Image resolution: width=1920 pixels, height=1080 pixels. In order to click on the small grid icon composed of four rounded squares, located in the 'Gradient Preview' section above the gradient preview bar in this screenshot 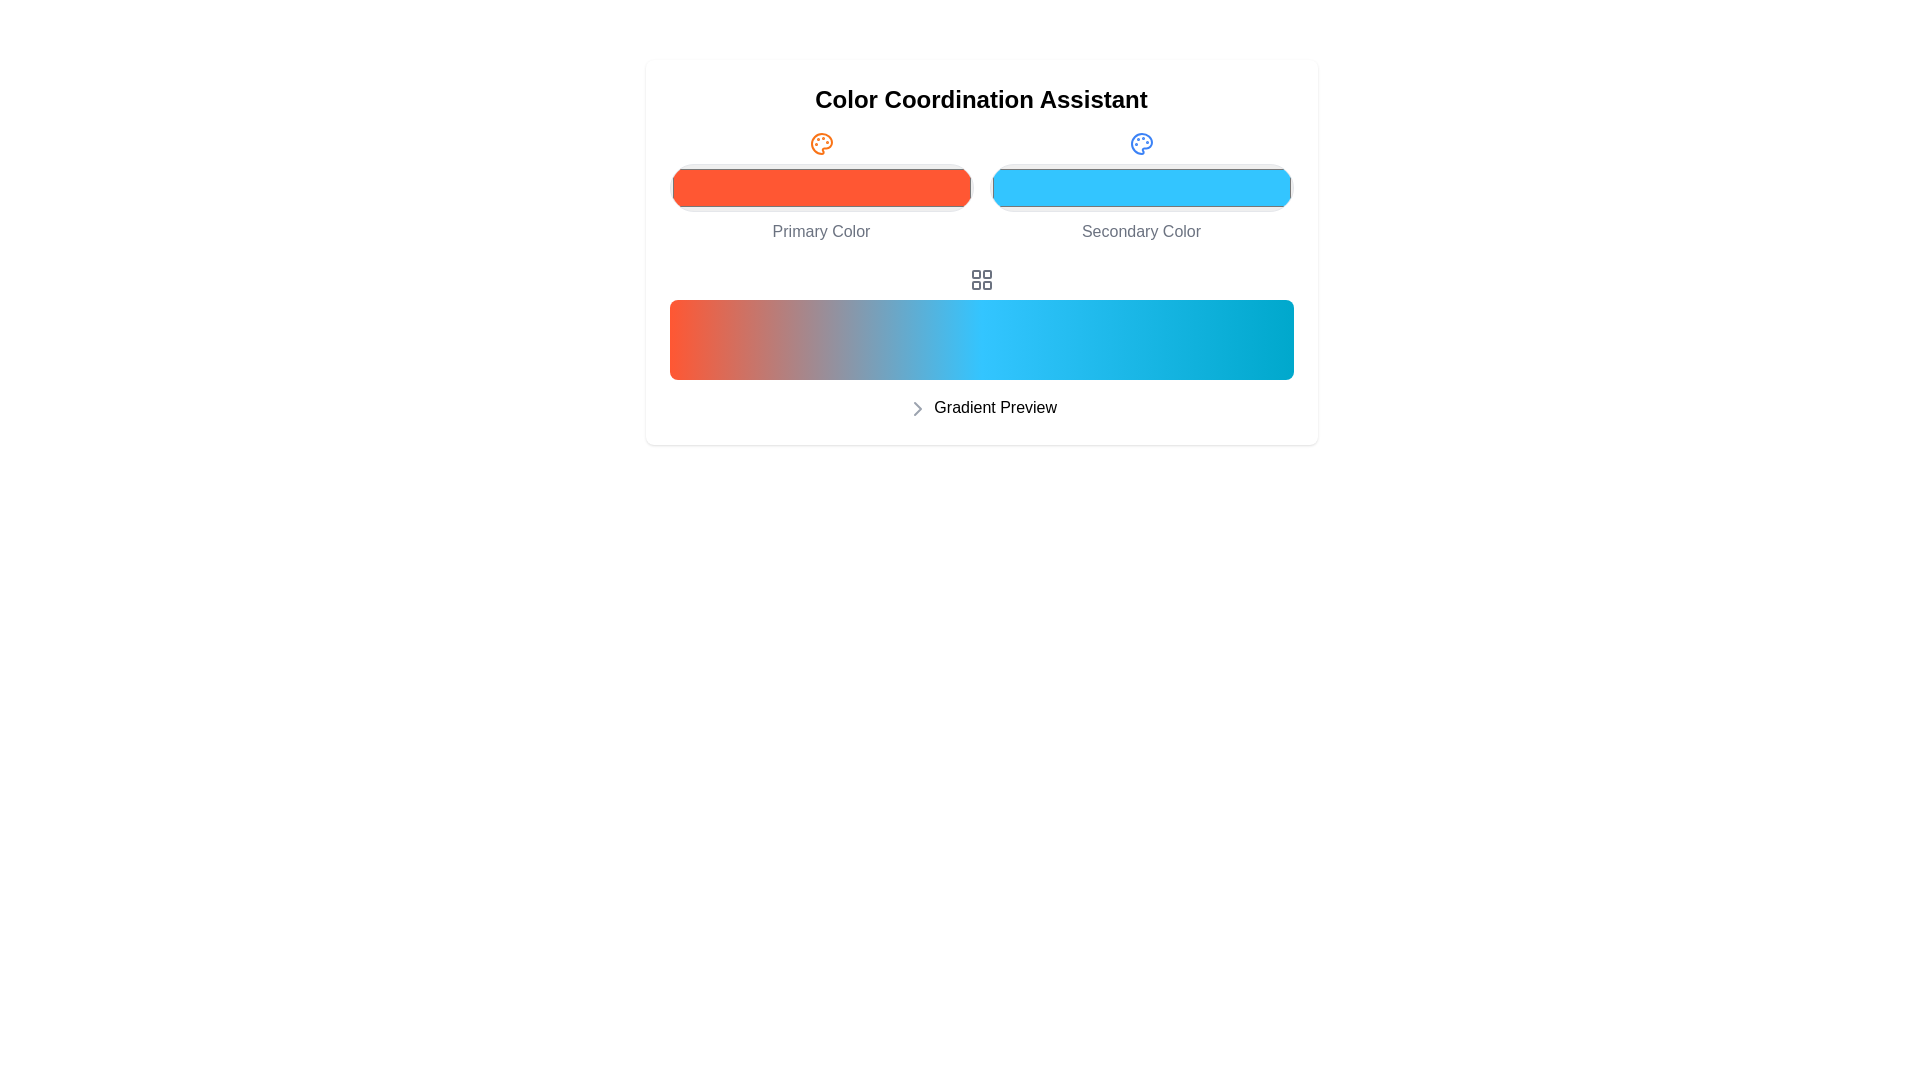, I will do `click(981, 280)`.